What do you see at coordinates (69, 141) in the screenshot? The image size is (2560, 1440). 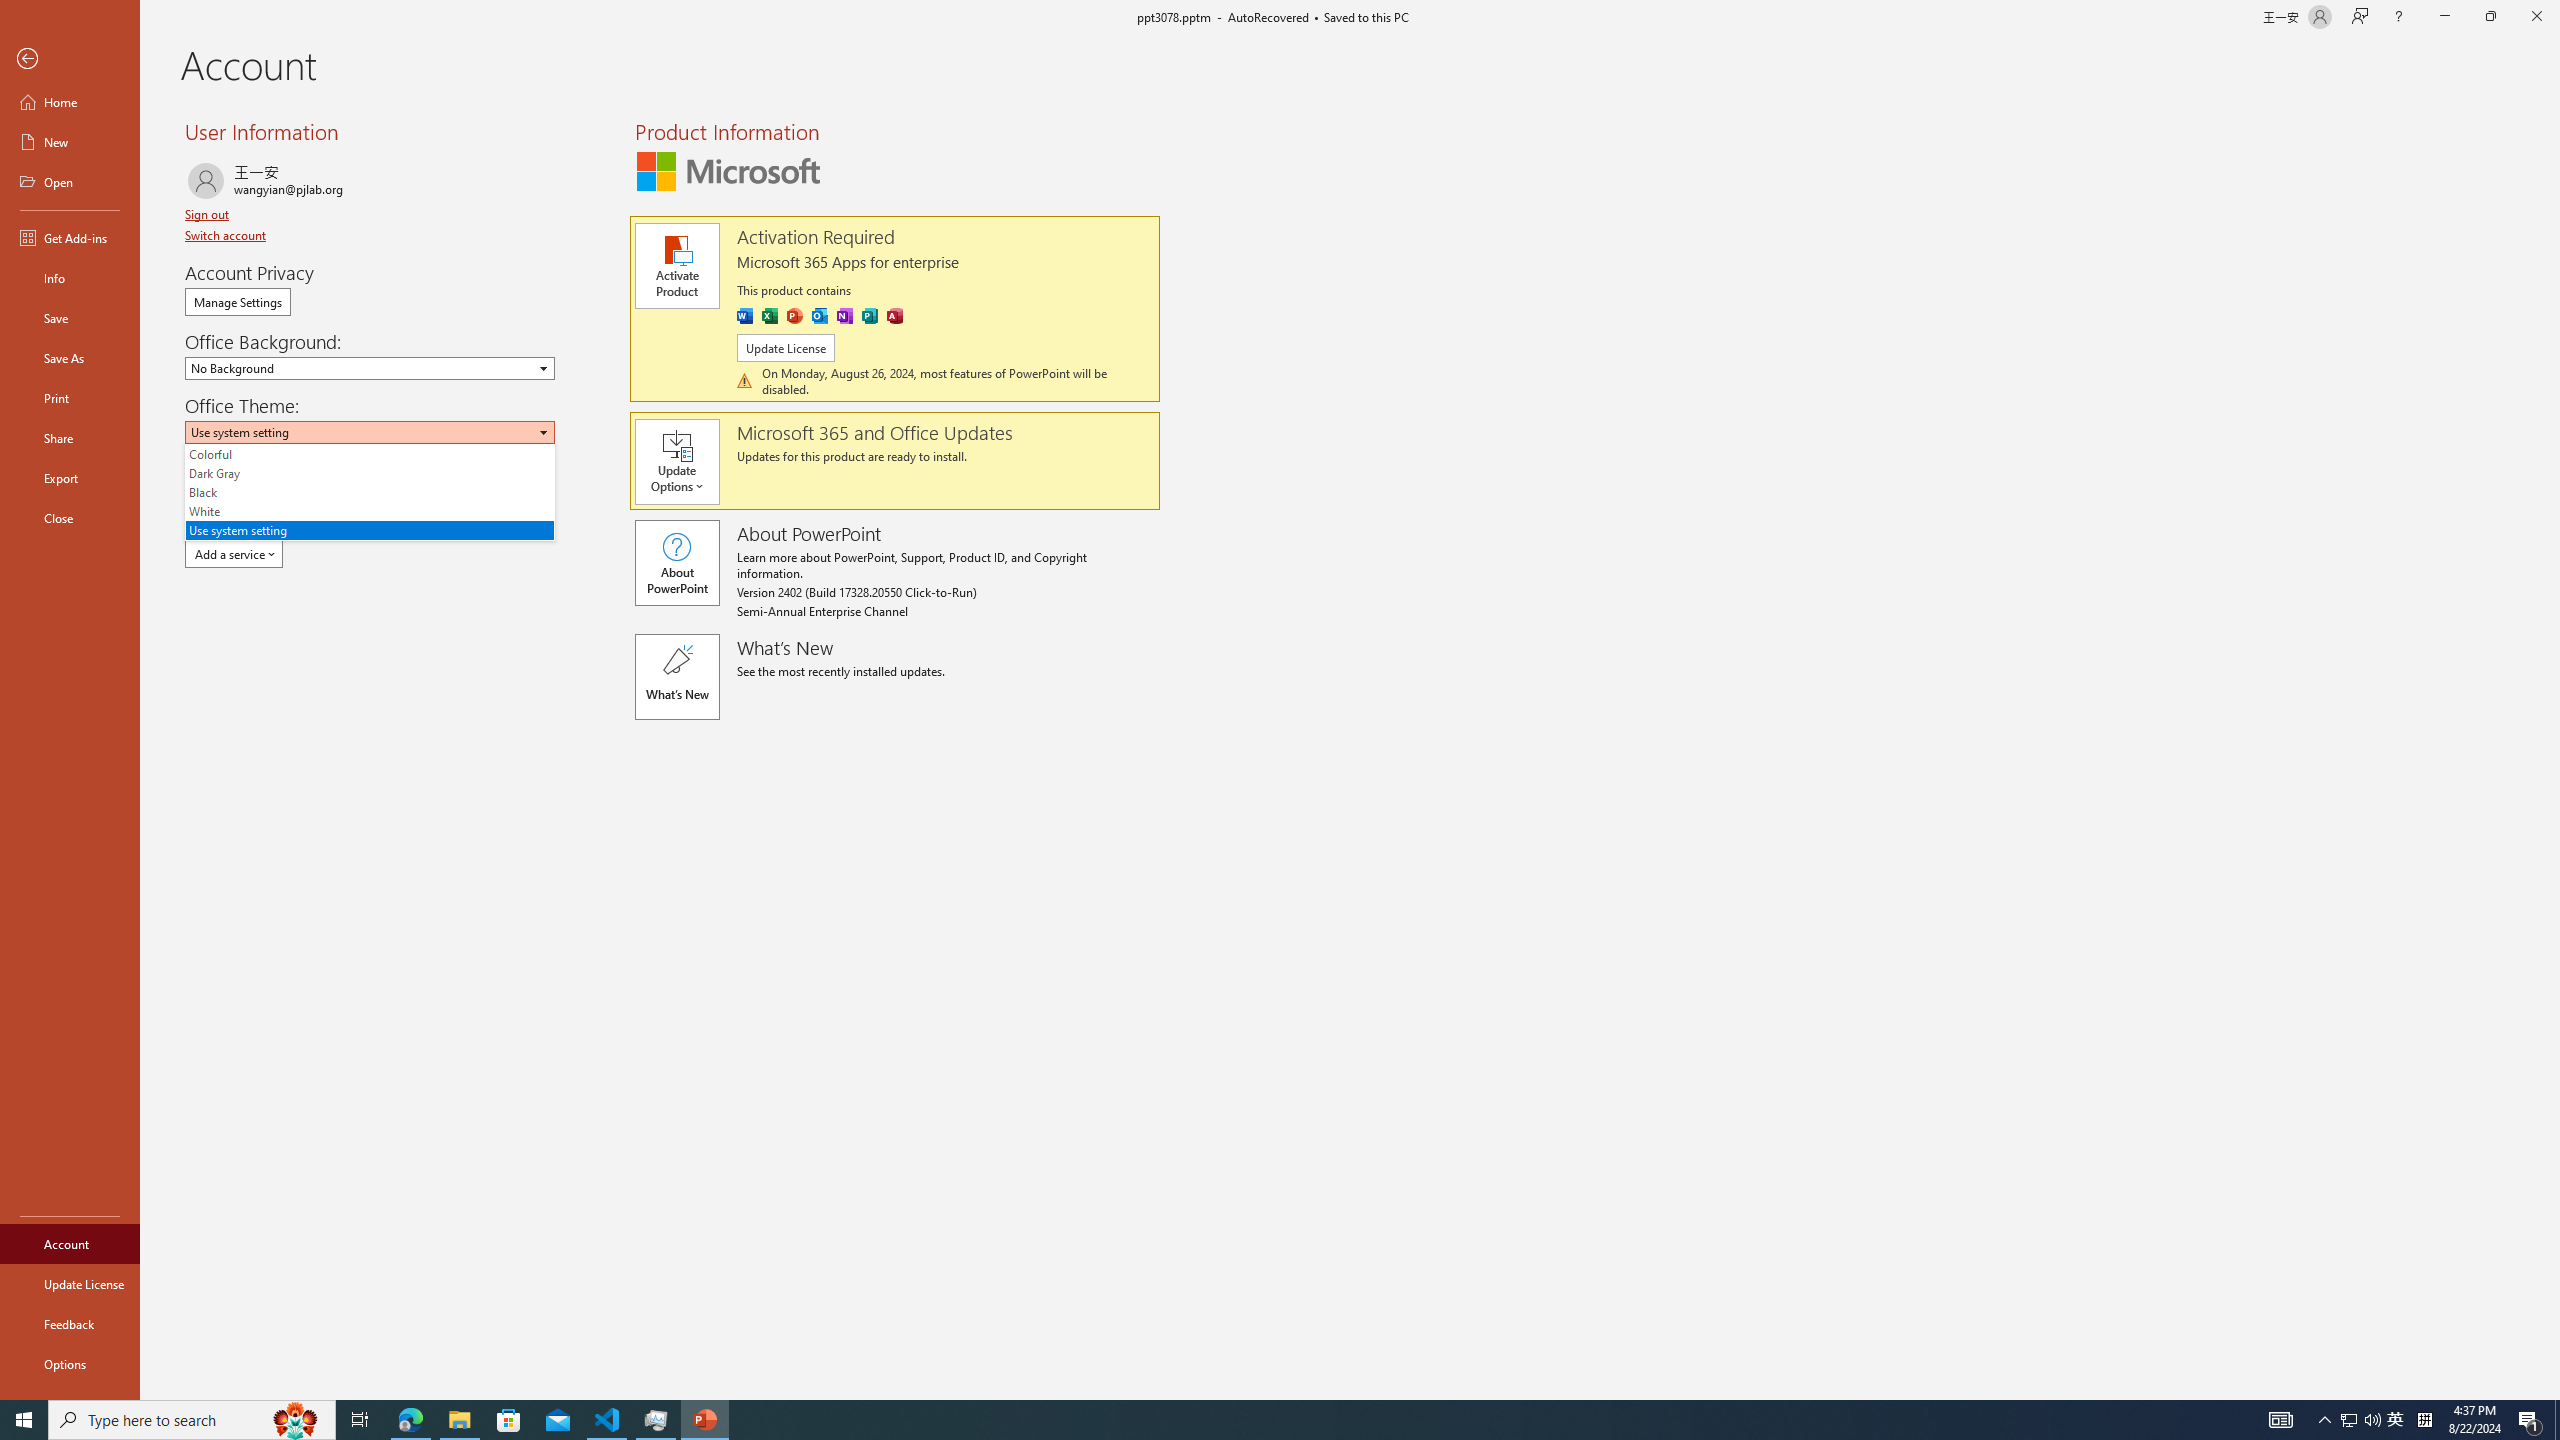 I see `'New'` at bounding box center [69, 141].